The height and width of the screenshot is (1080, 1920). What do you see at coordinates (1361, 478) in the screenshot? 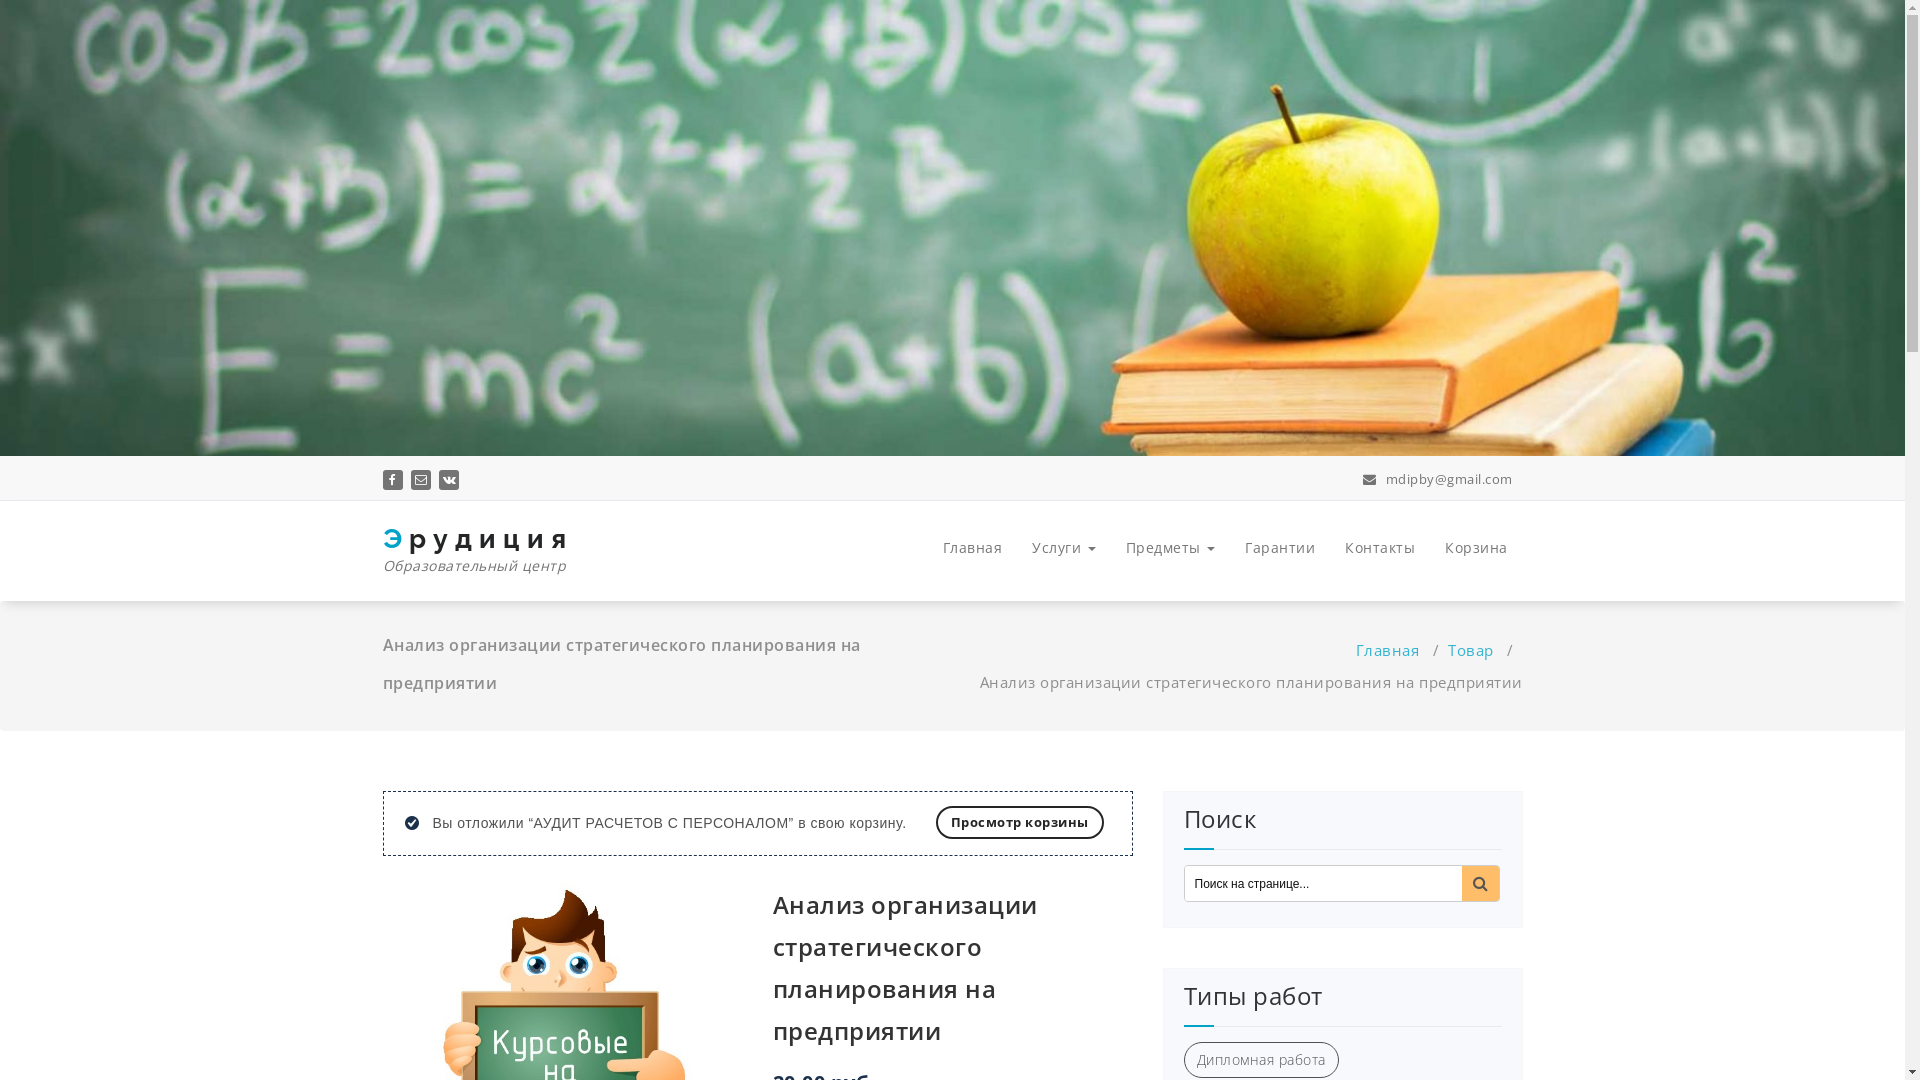
I see `'mdipby@gmail.com'` at bounding box center [1361, 478].